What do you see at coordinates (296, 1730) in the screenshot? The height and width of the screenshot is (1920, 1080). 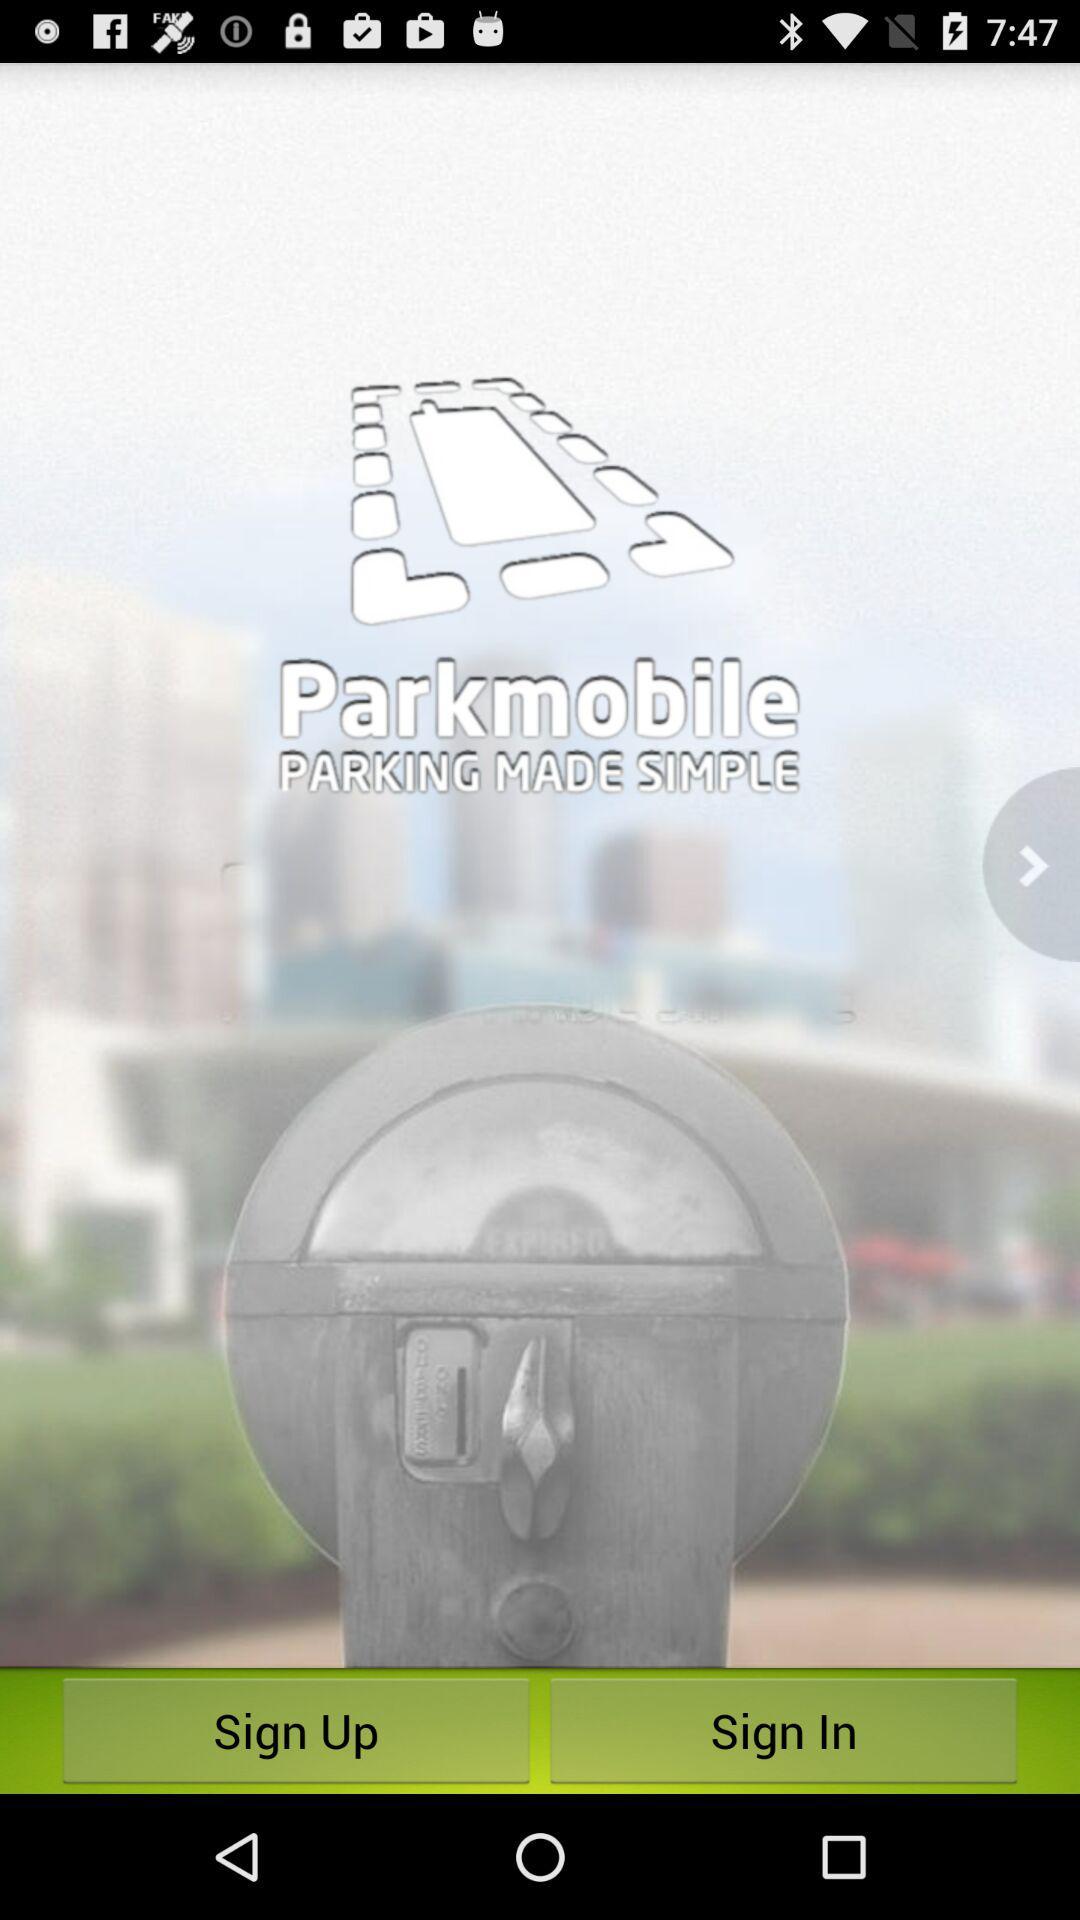 I see `item to the left of the sign in icon` at bounding box center [296, 1730].